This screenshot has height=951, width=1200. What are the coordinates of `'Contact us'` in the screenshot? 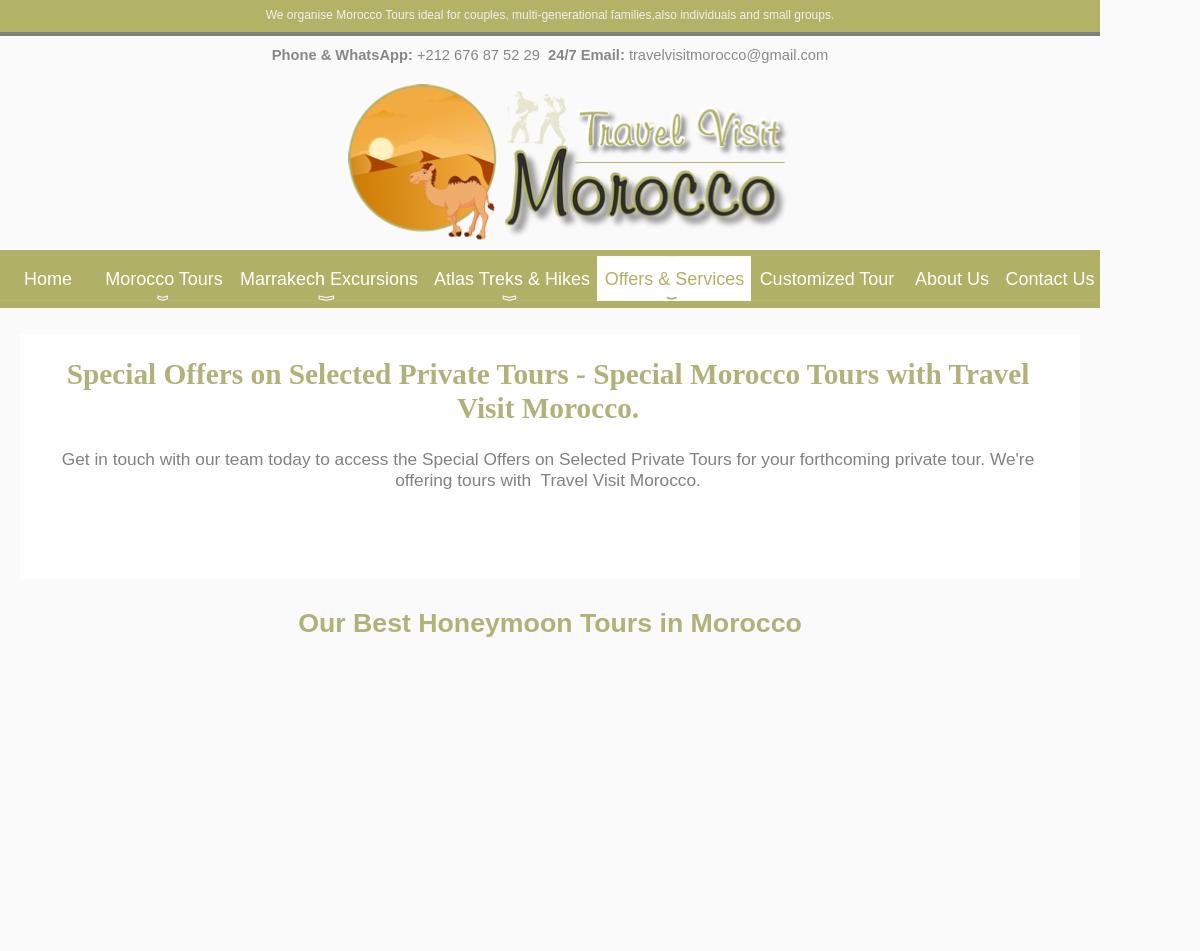 It's located at (1049, 279).